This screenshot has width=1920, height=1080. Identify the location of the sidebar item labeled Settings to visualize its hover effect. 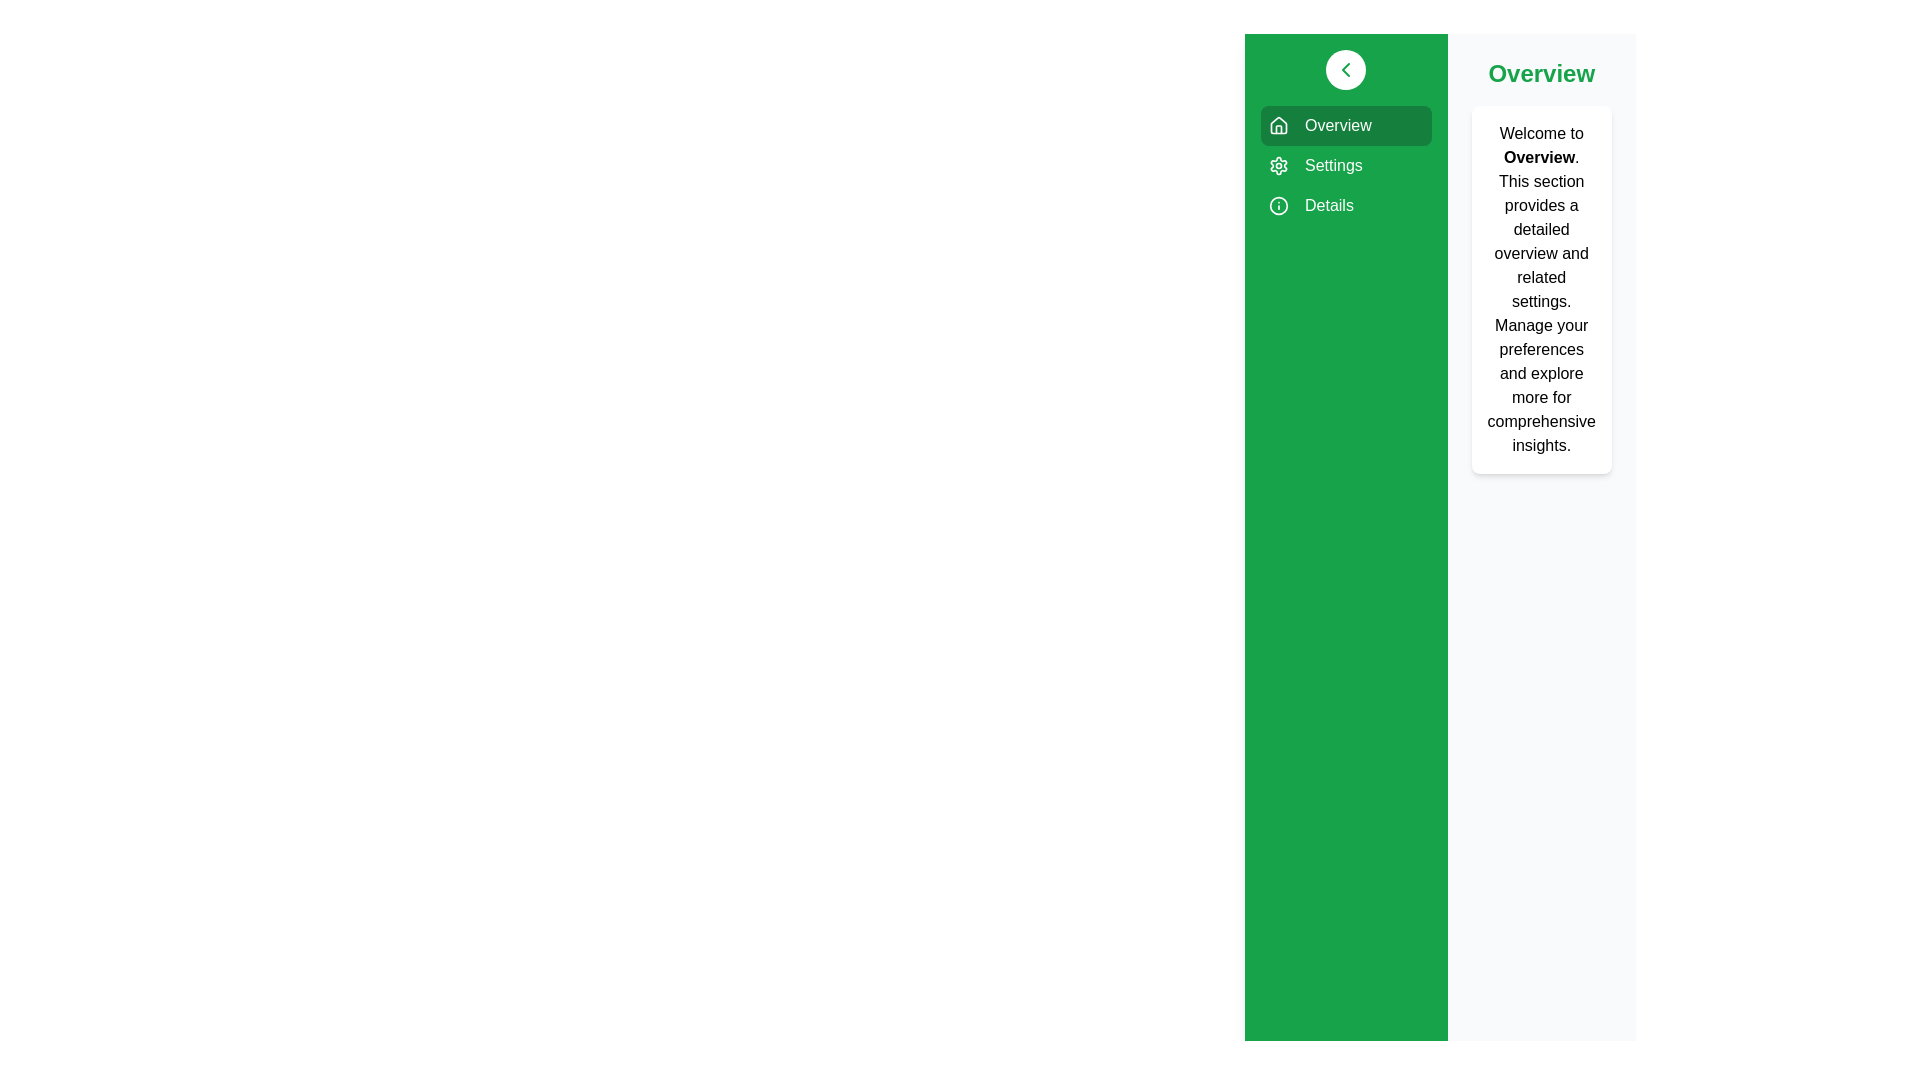
(1346, 164).